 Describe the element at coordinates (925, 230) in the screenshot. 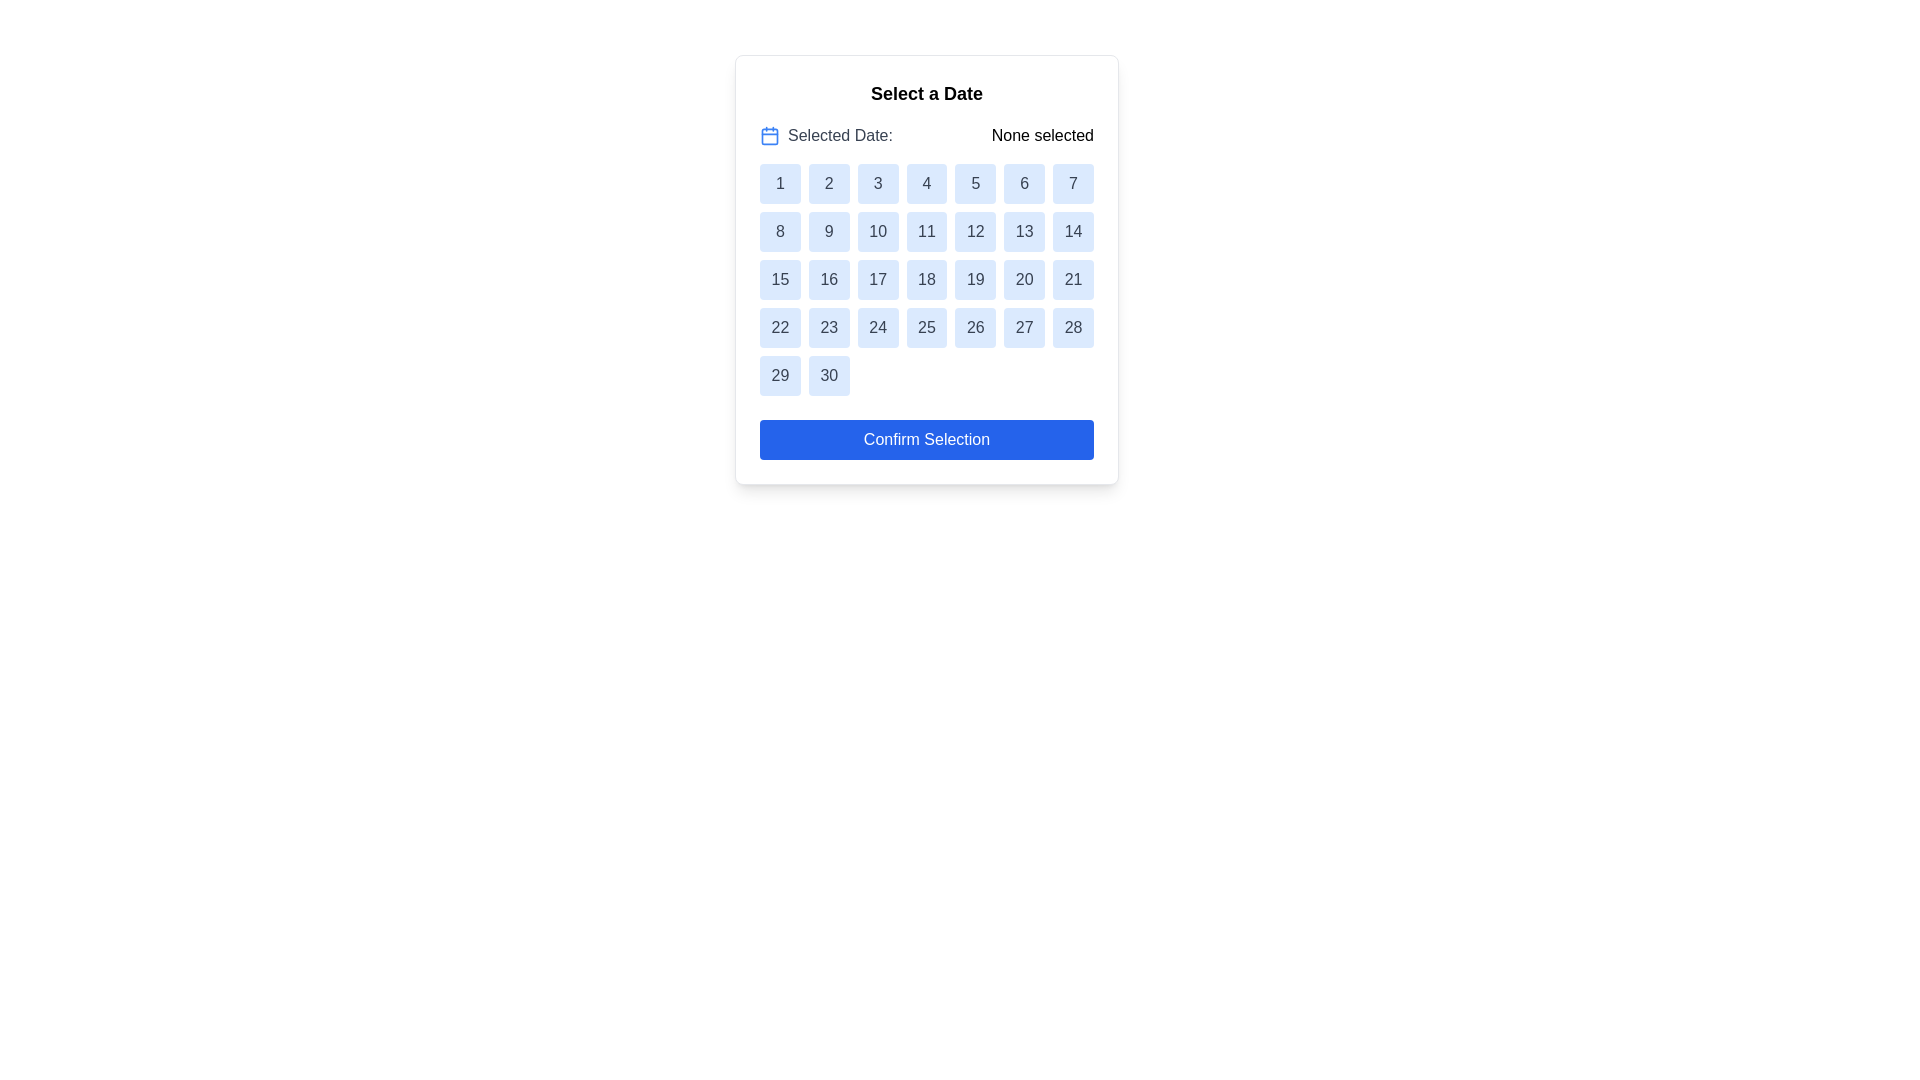

I see `the button representing the date '11' in the date-selection grid` at that location.